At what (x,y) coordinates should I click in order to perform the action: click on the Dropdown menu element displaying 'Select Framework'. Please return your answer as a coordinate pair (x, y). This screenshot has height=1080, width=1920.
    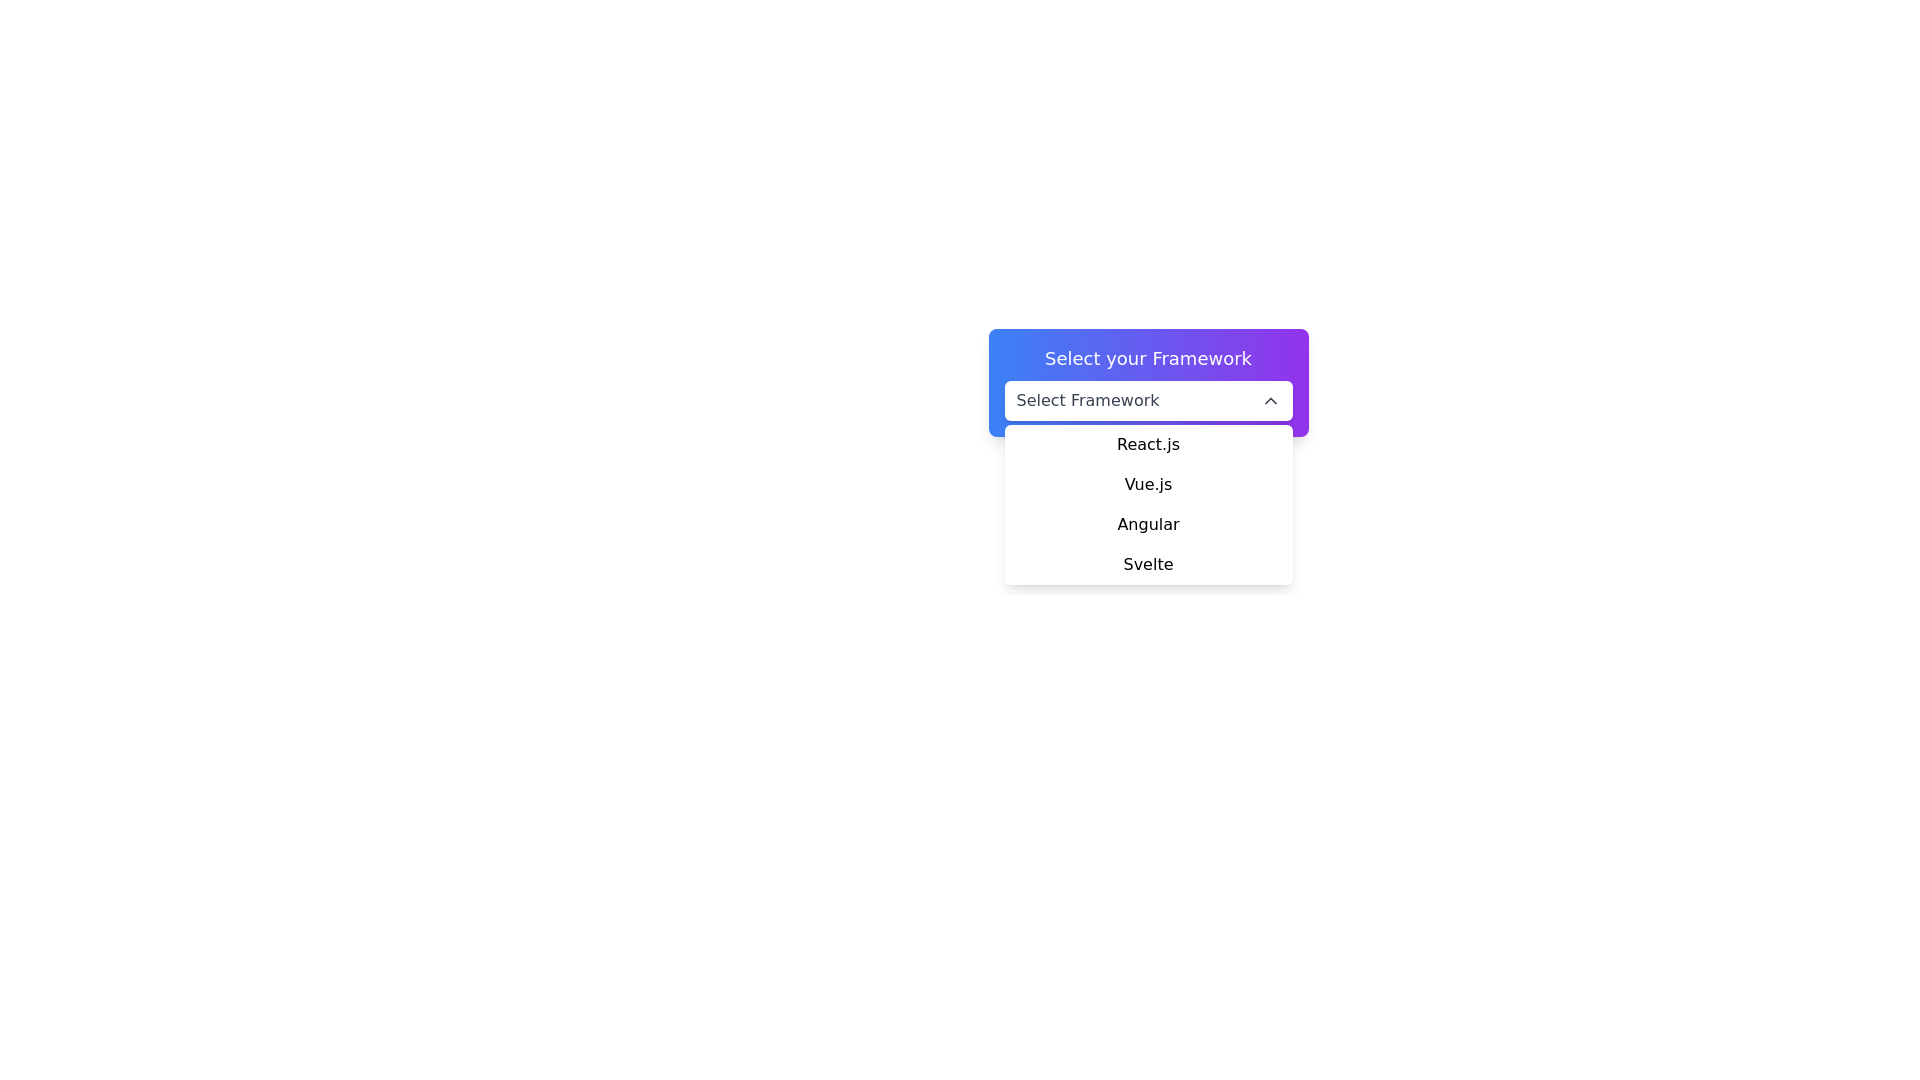
    Looking at the image, I should click on (1148, 401).